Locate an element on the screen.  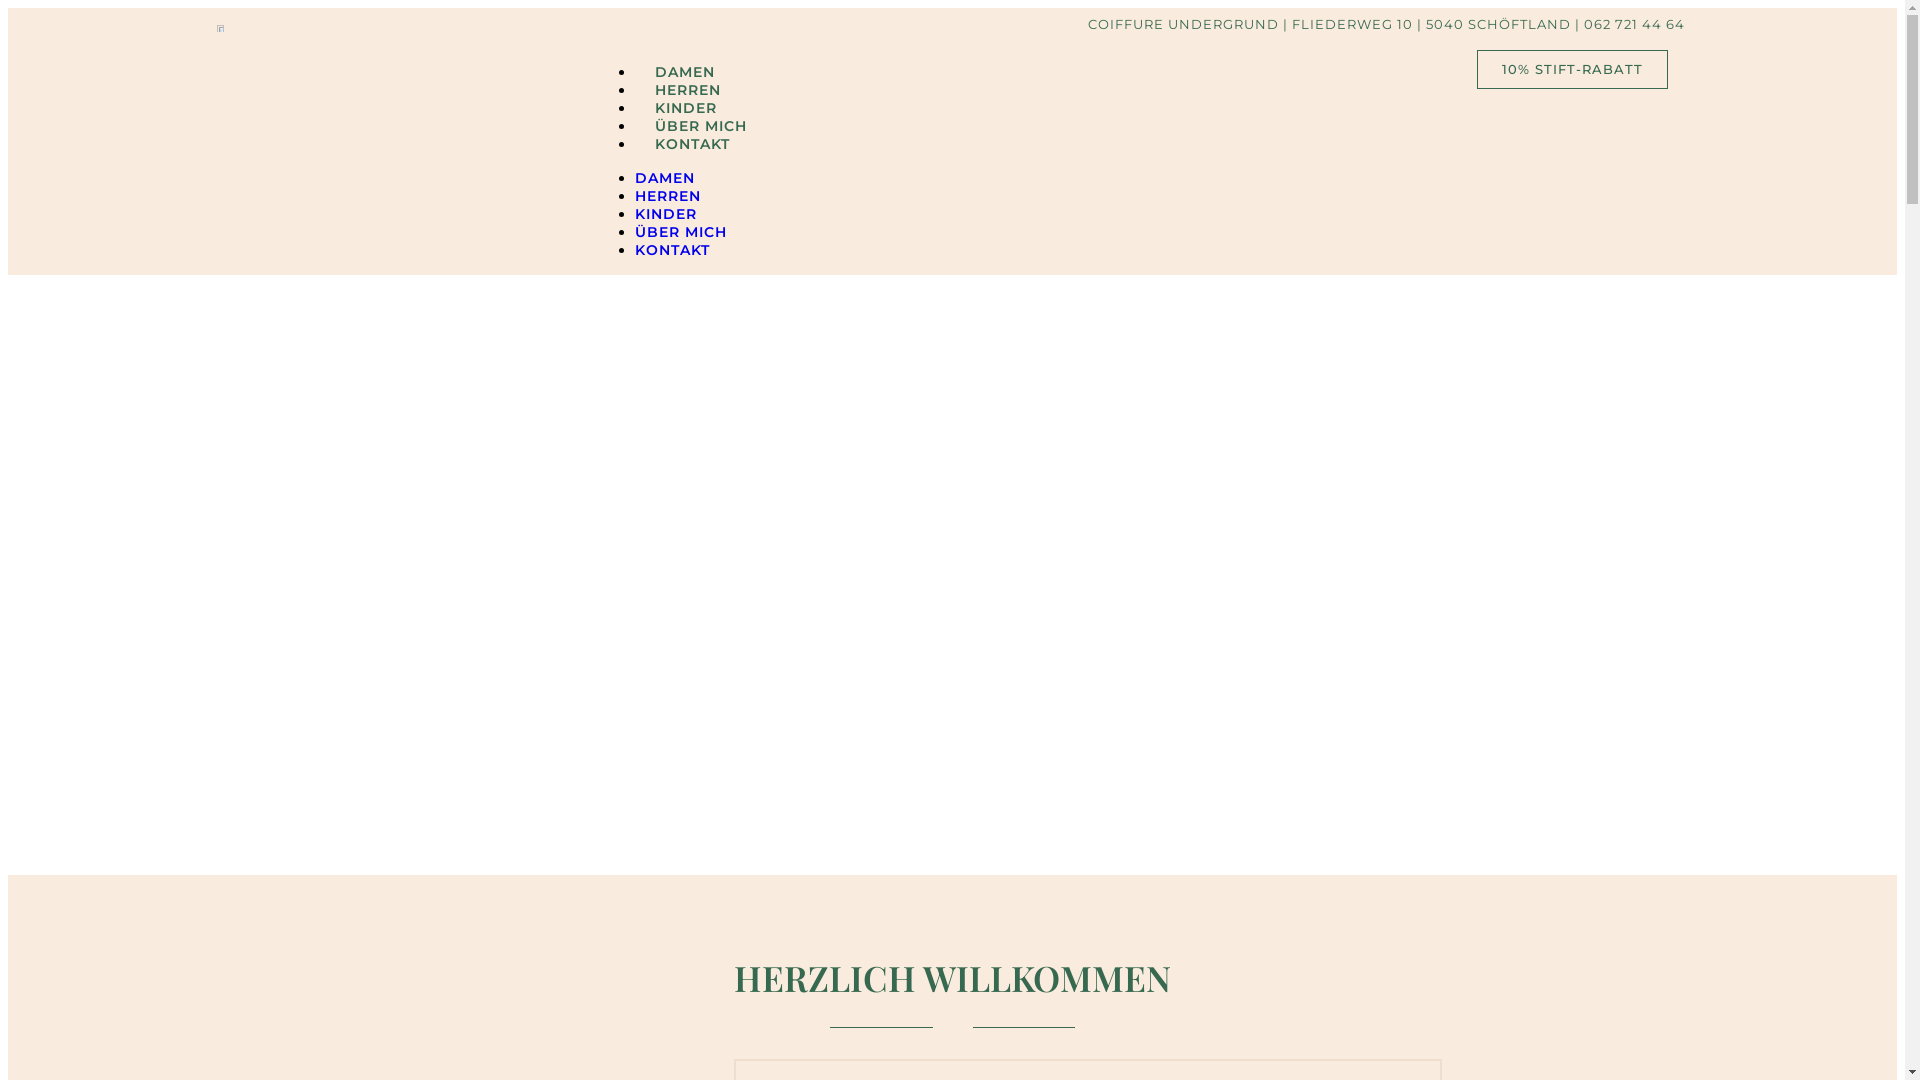
'HERREN' is located at coordinates (667, 196).